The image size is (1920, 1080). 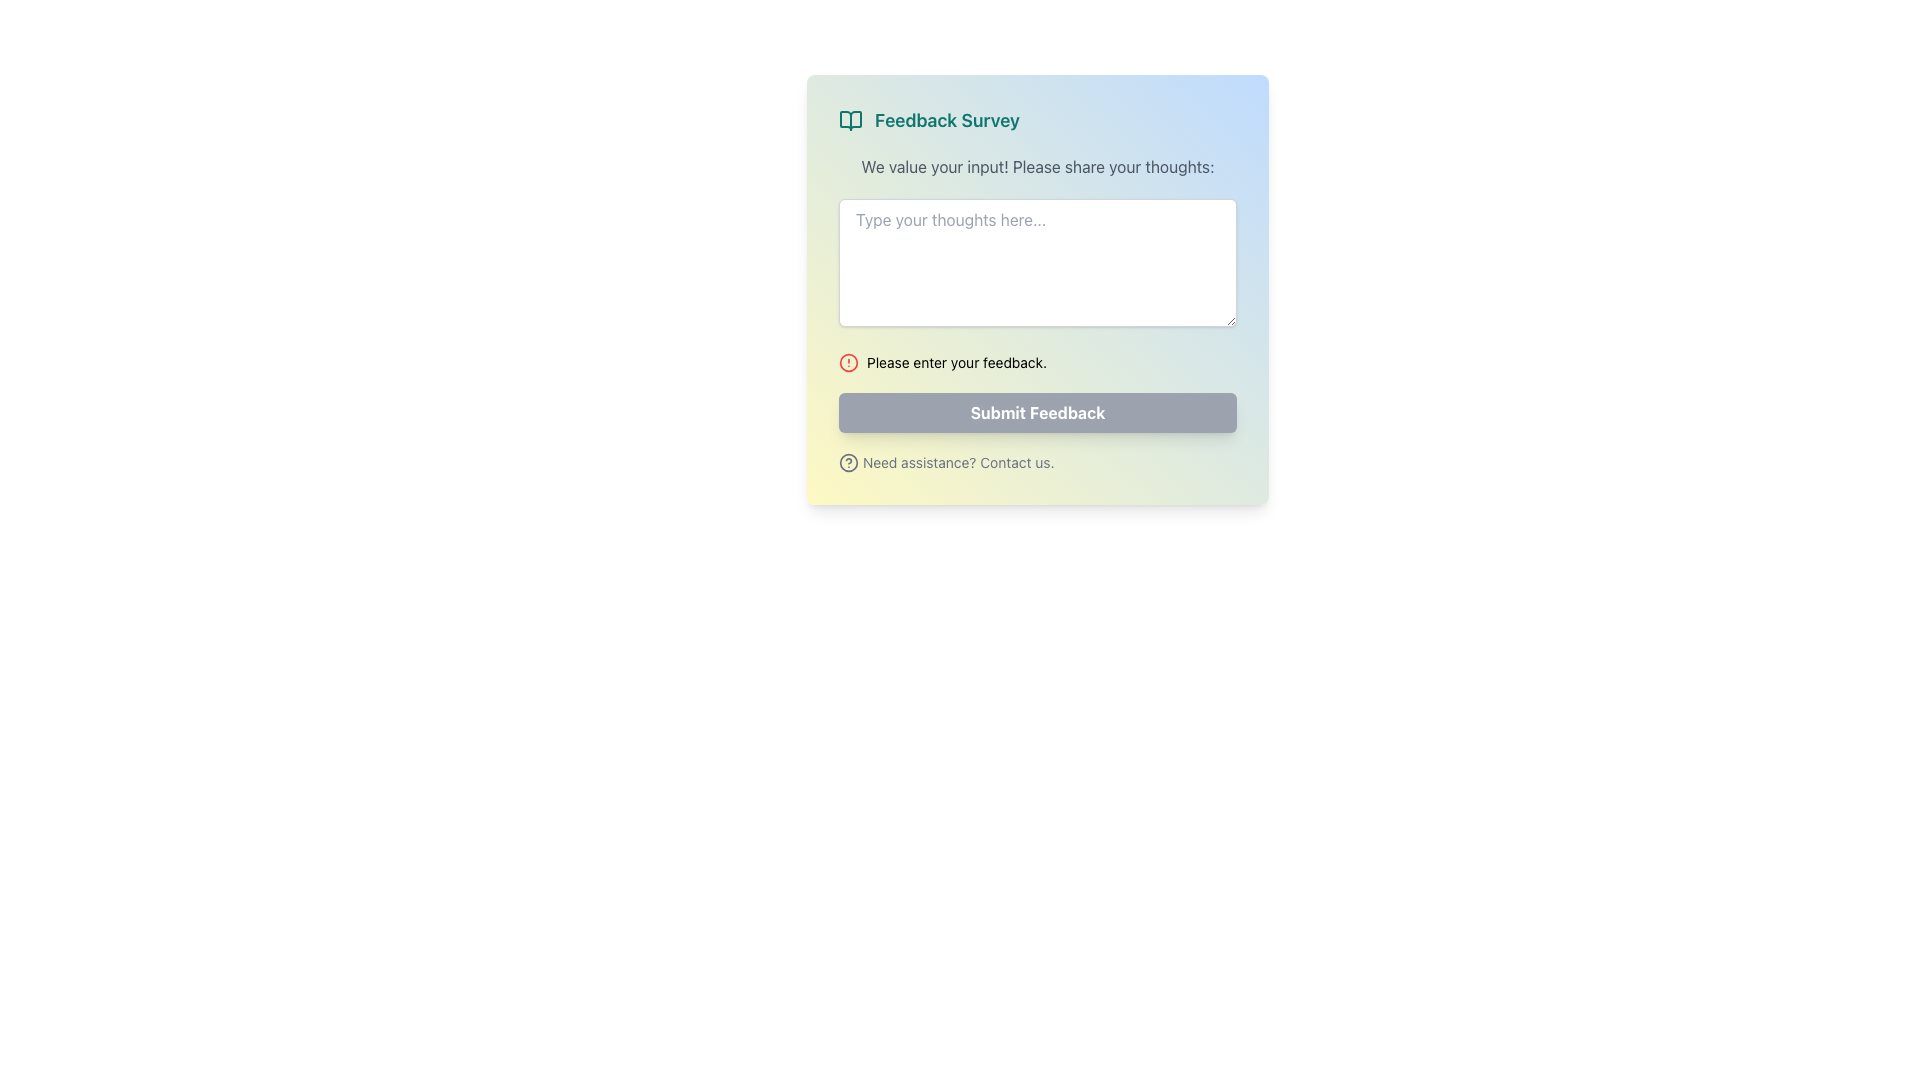 What do you see at coordinates (849, 462) in the screenshot?
I see `the circular gray icon with a question mark, located to the left of the text 'Need assistance? Contact us.'` at bounding box center [849, 462].